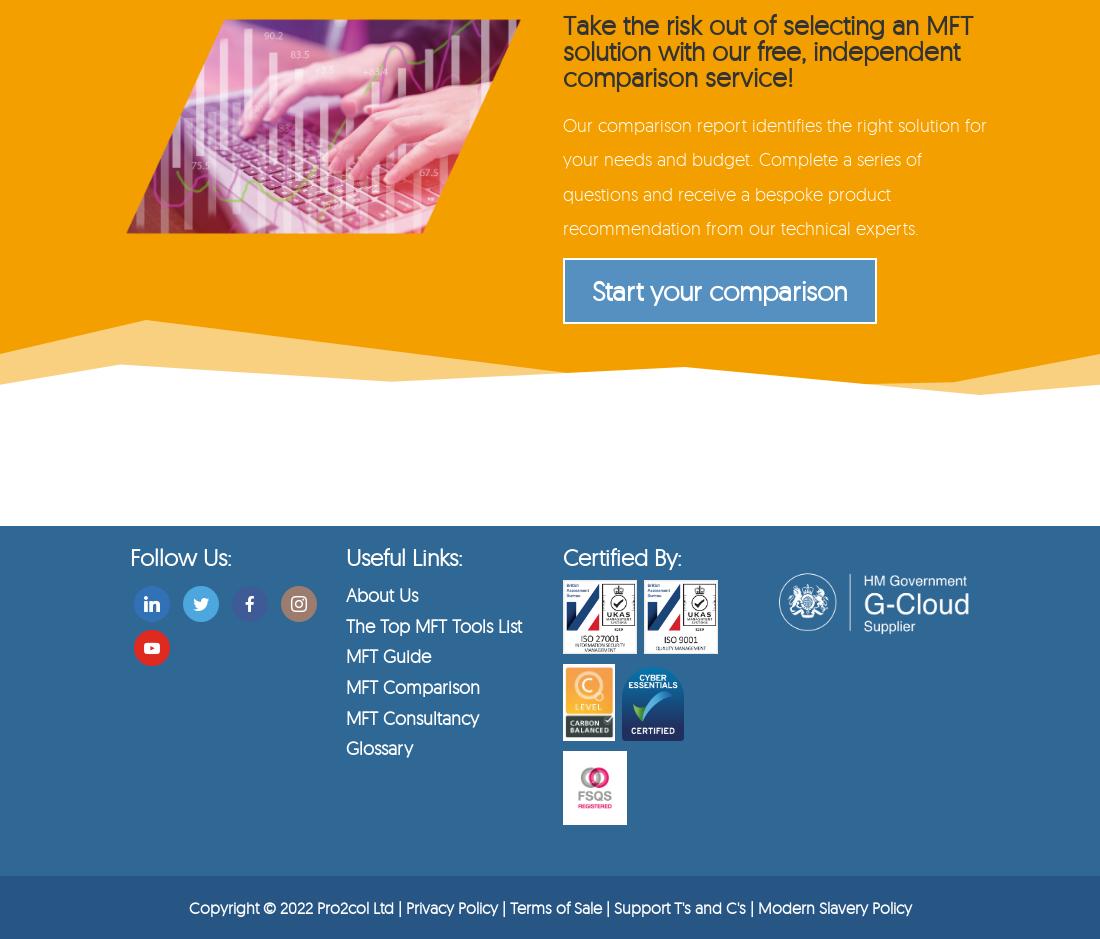  I want to click on 'Certified By:', so click(560, 556).